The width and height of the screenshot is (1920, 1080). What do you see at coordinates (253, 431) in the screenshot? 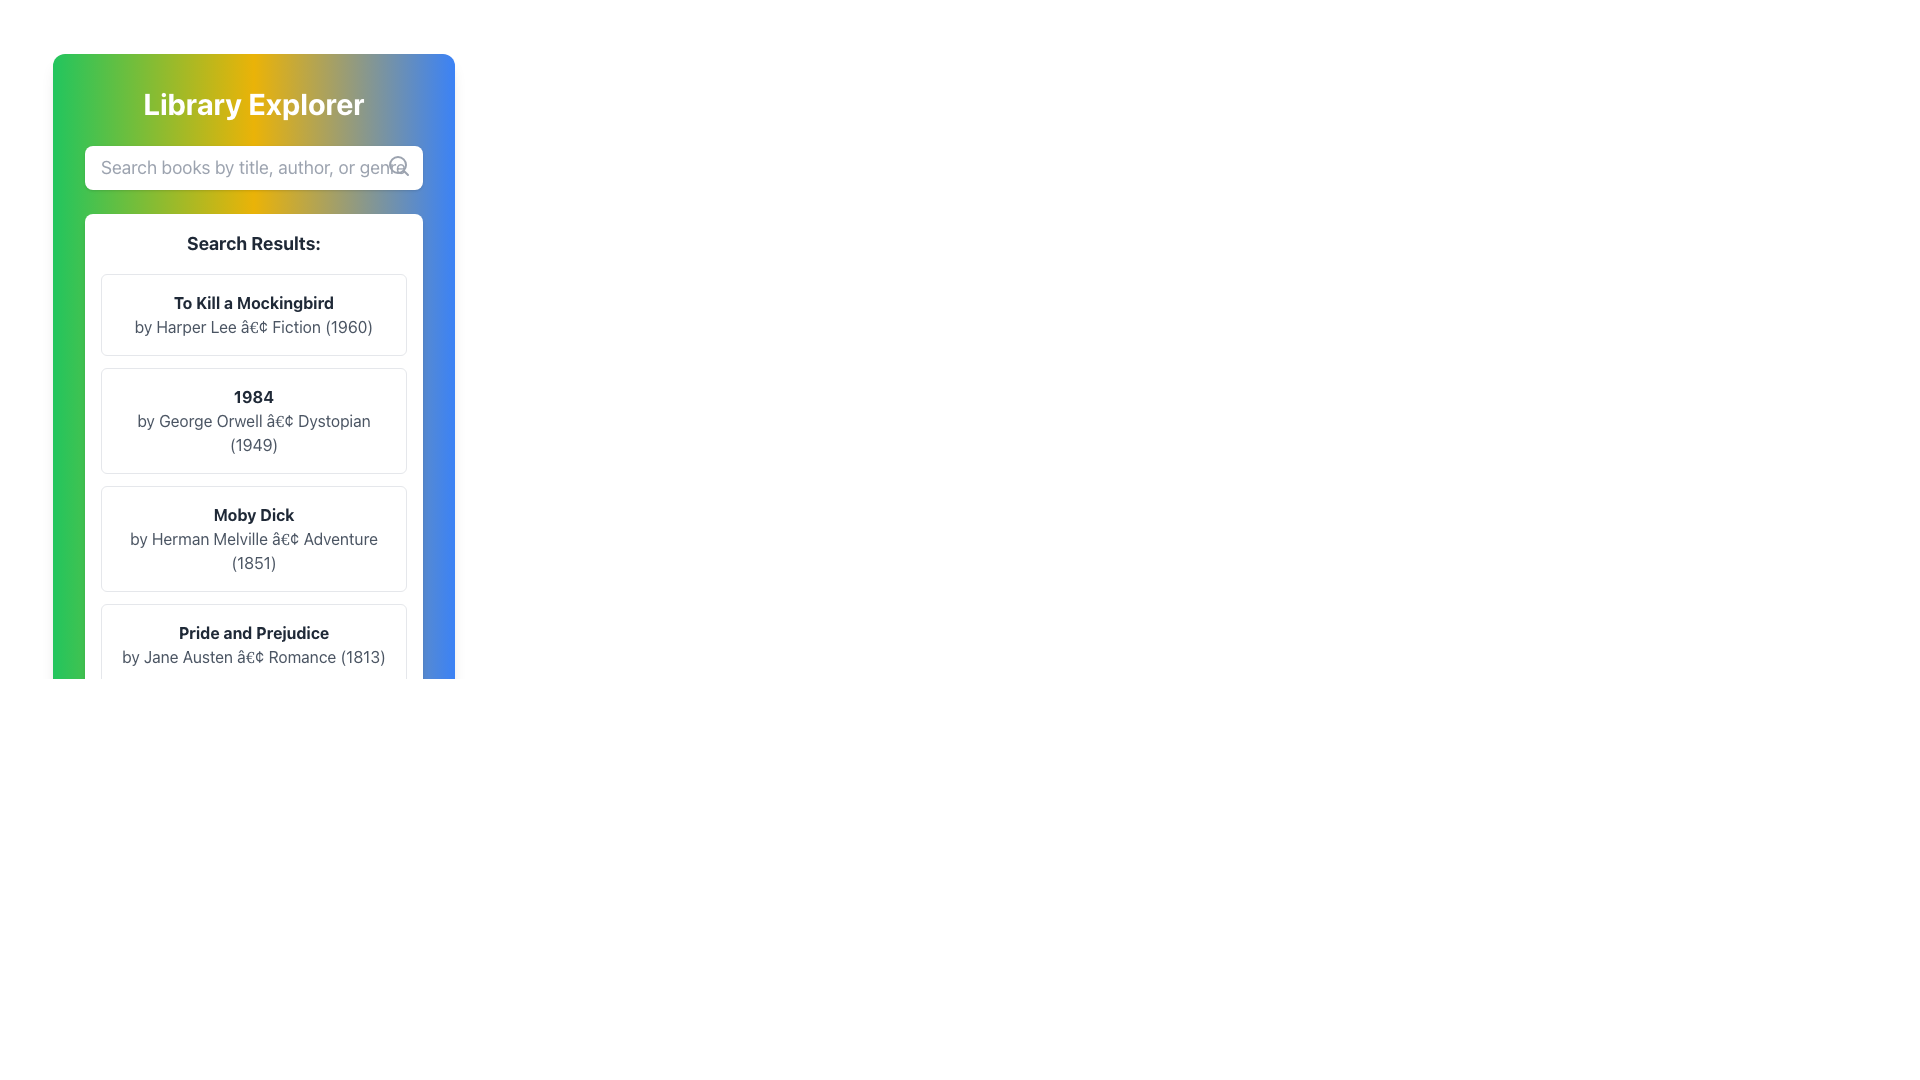
I see `the text label displaying 'by George Orwell • Dystopian (1949)', which is positioned beneath the title '1984' in the search results` at bounding box center [253, 431].